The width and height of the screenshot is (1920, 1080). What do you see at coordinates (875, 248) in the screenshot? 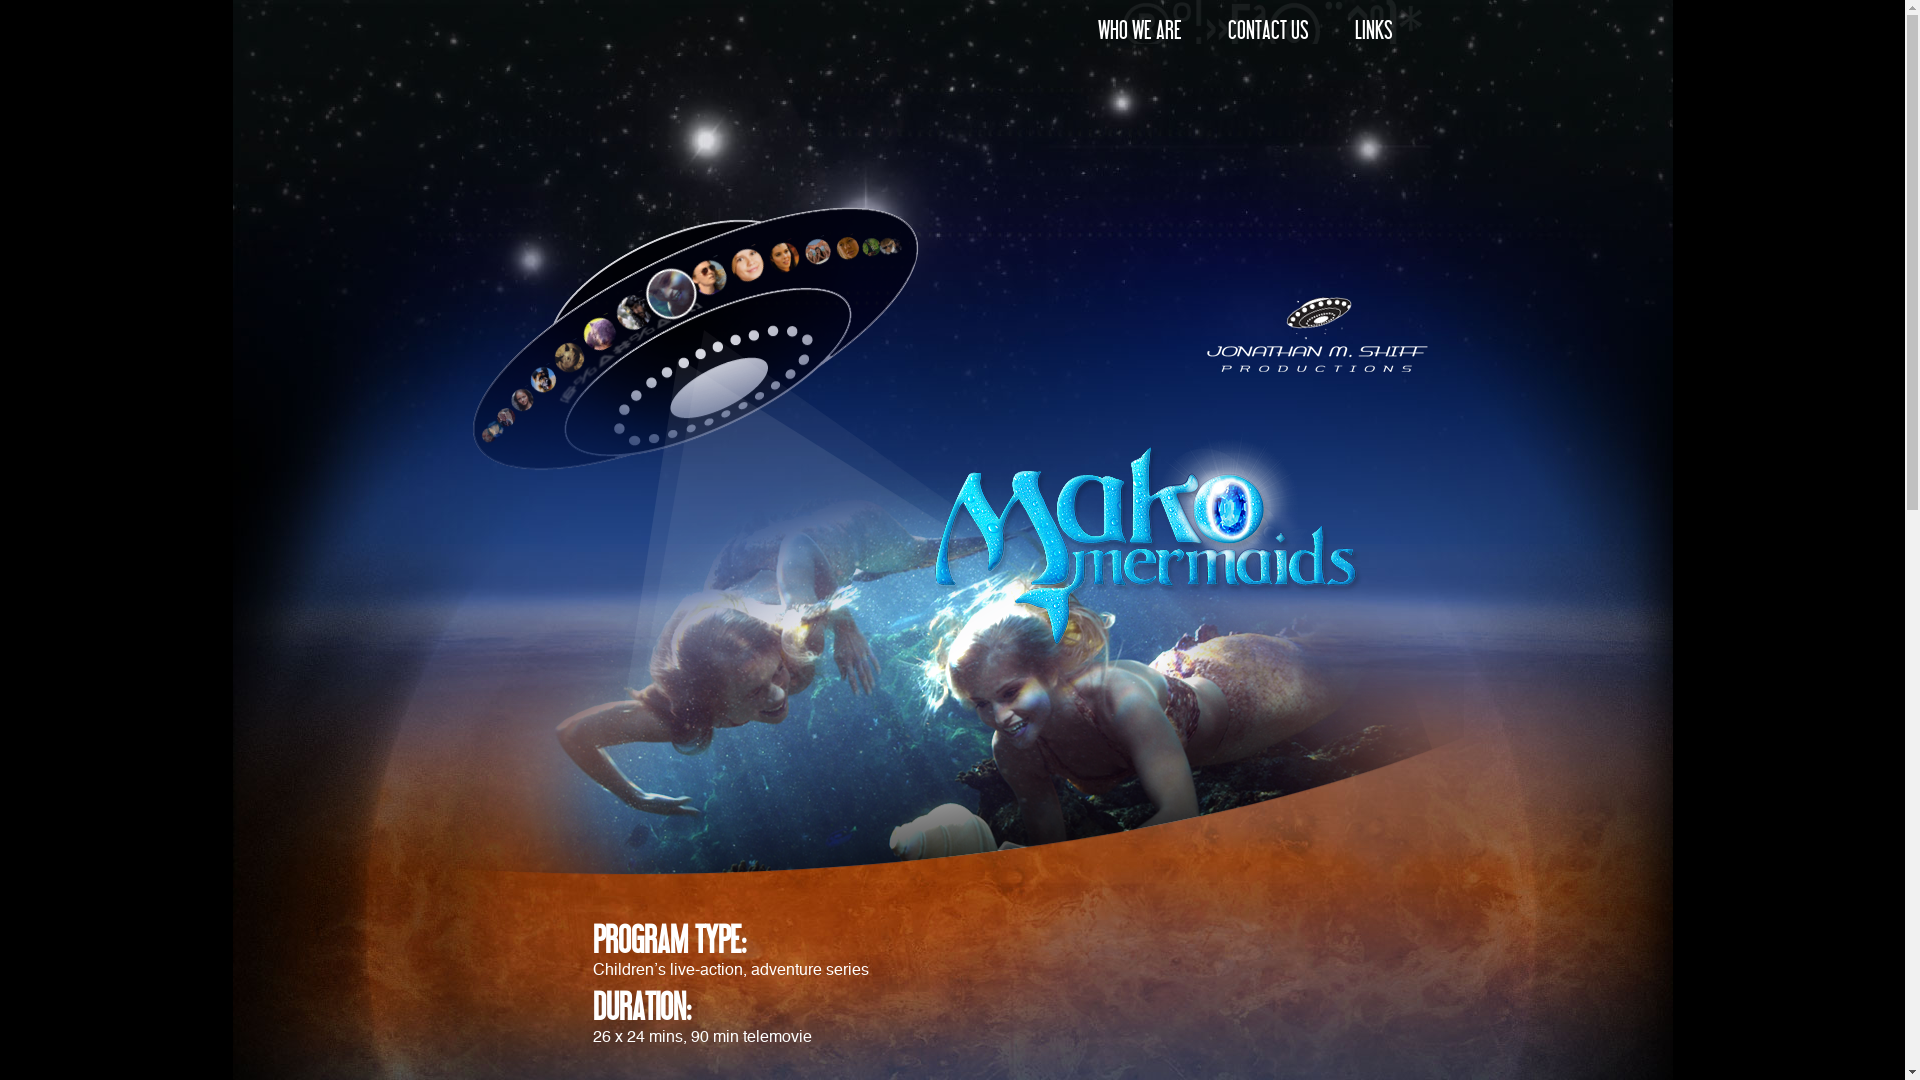
I see `'Scooter'` at bounding box center [875, 248].